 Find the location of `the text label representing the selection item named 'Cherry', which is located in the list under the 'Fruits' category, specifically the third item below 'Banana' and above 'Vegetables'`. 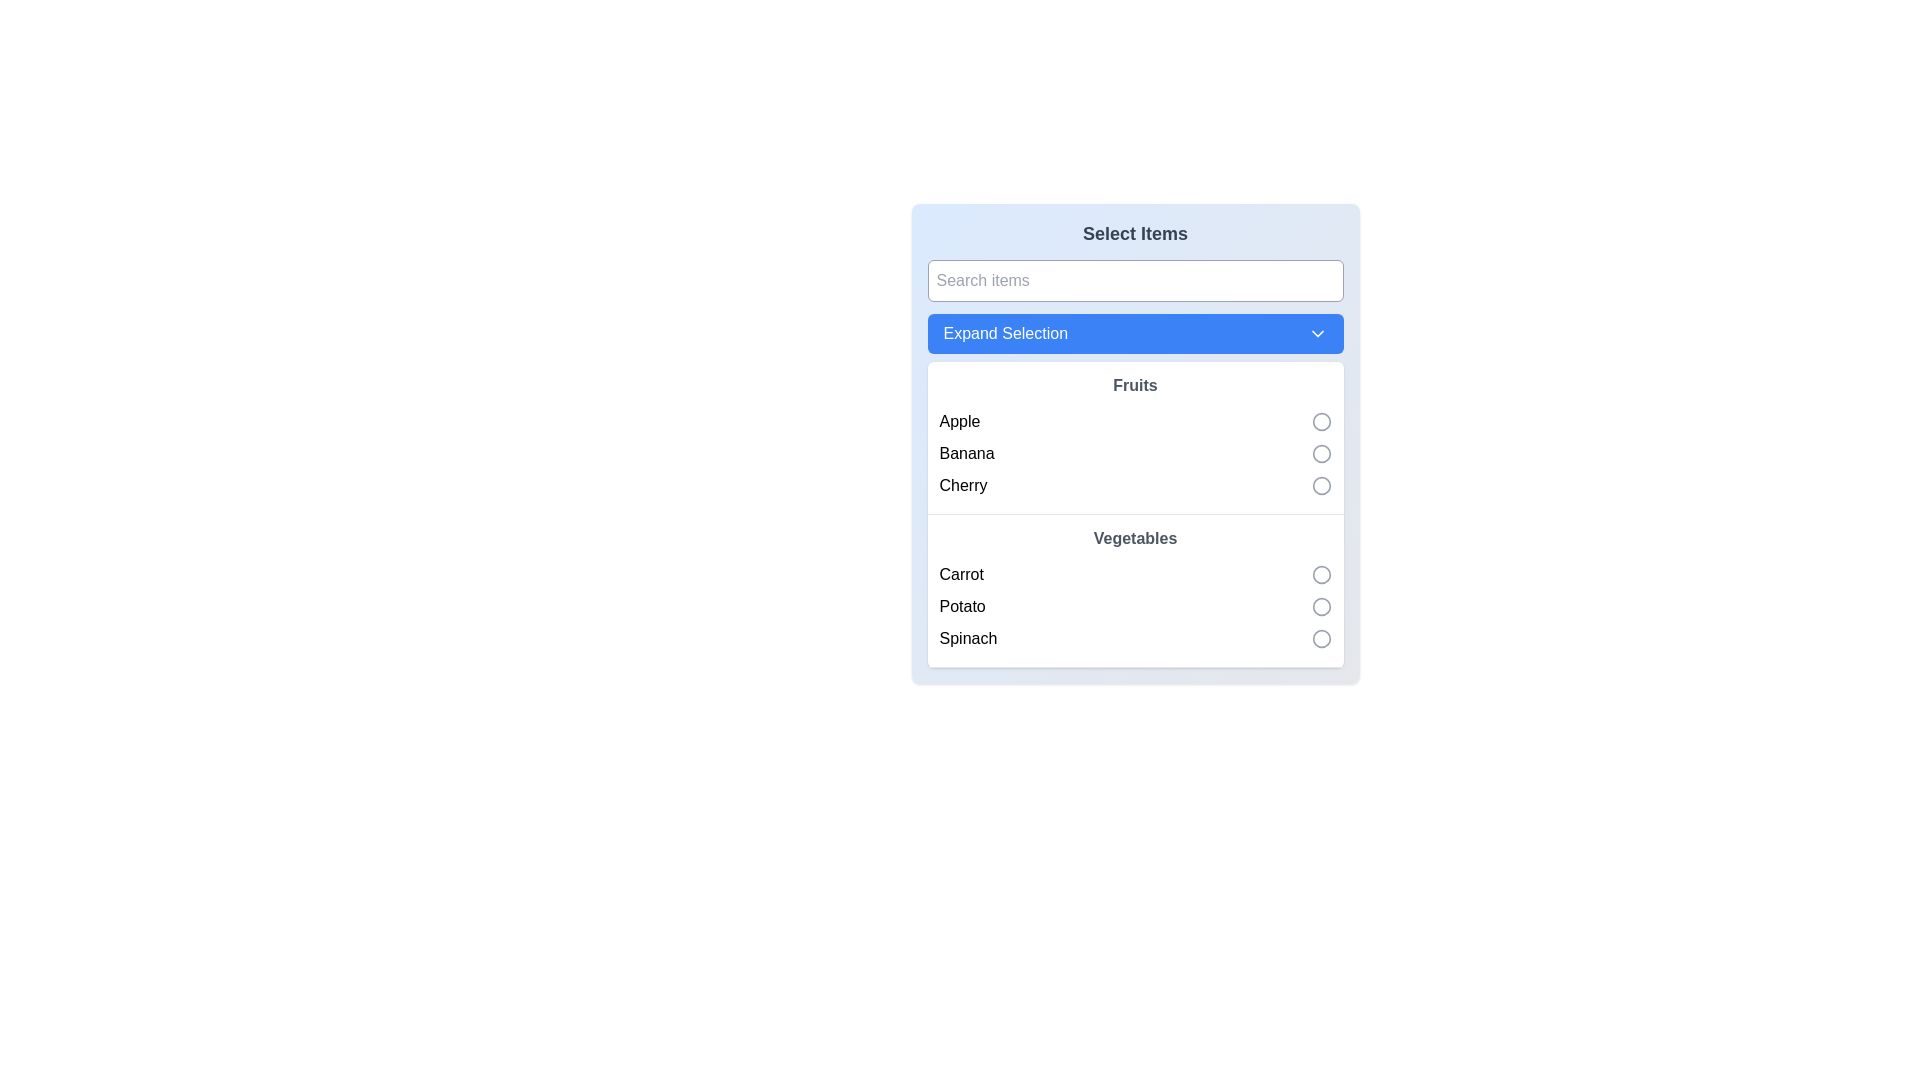

the text label representing the selection item named 'Cherry', which is located in the list under the 'Fruits' category, specifically the third item below 'Banana' and above 'Vegetables' is located at coordinates (963, 486).